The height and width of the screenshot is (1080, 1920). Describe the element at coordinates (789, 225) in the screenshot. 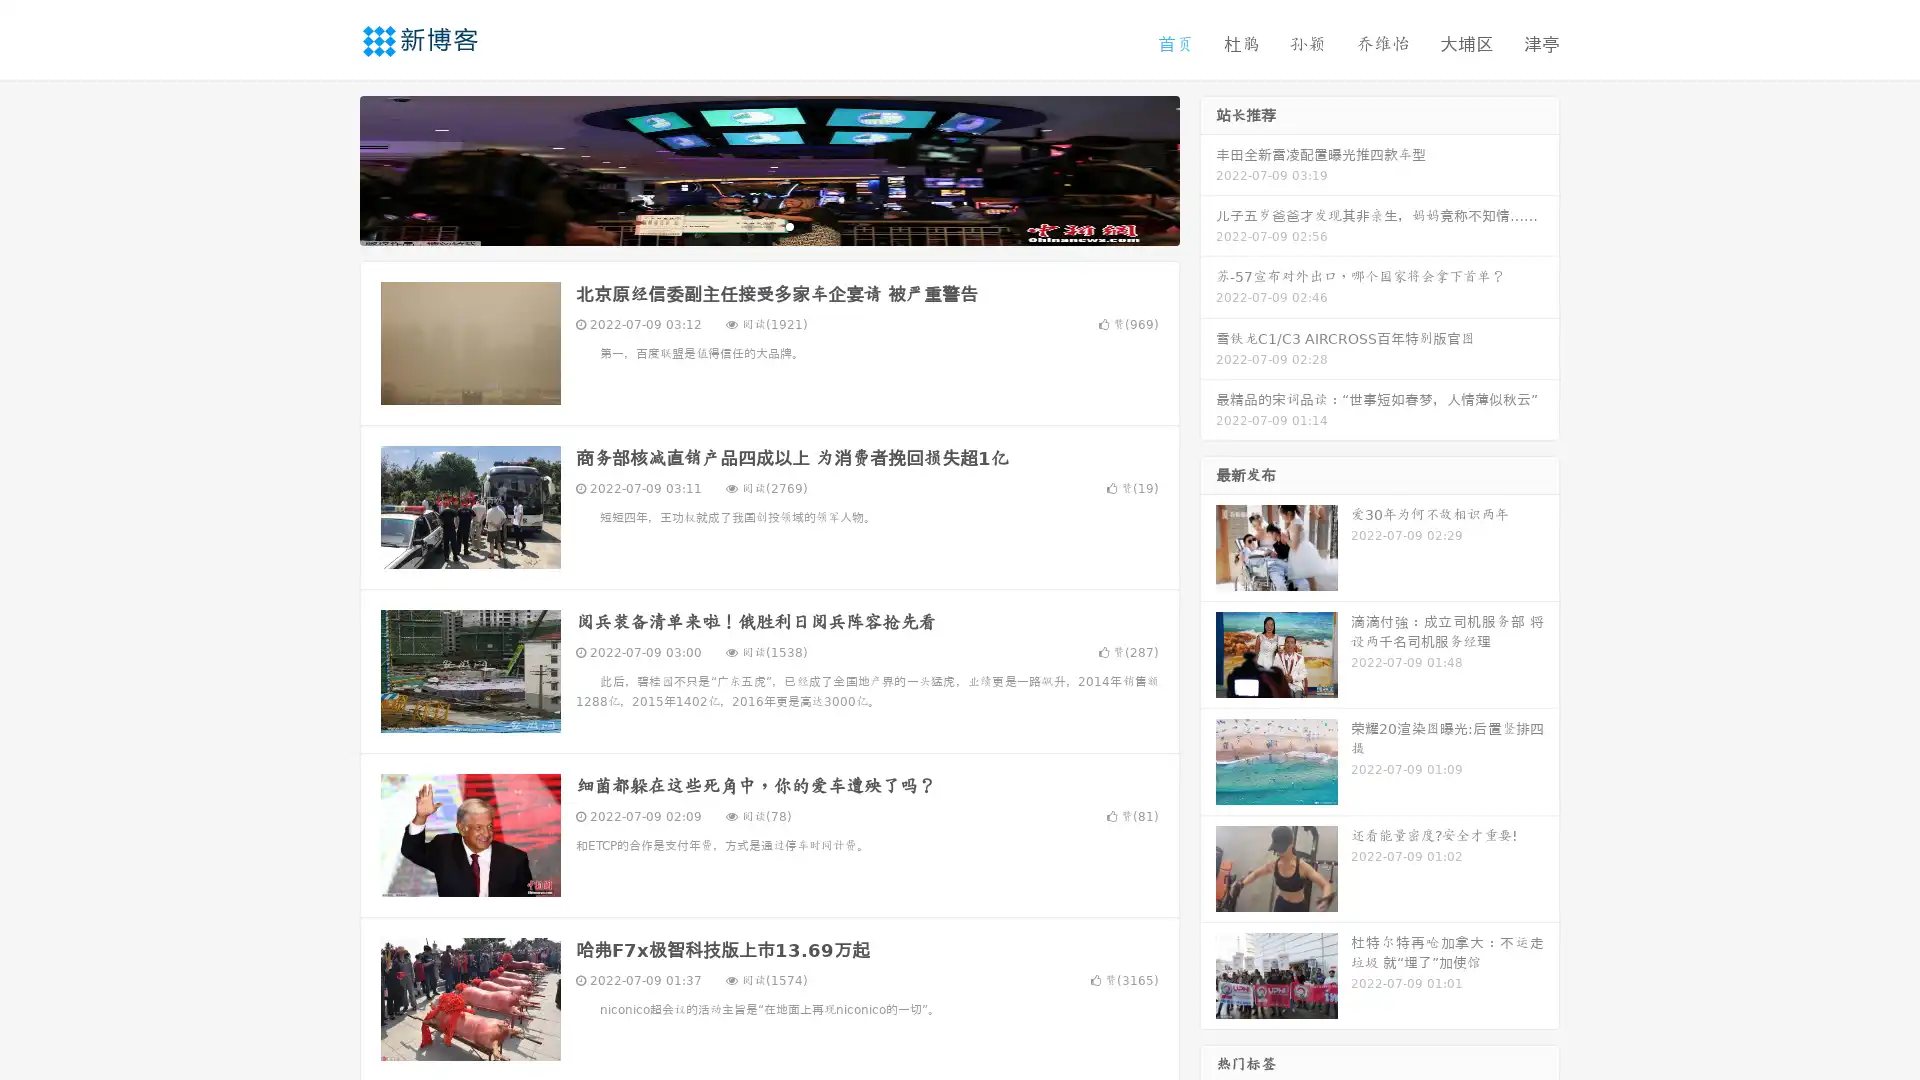

I see `Go to slide 3` at that location.